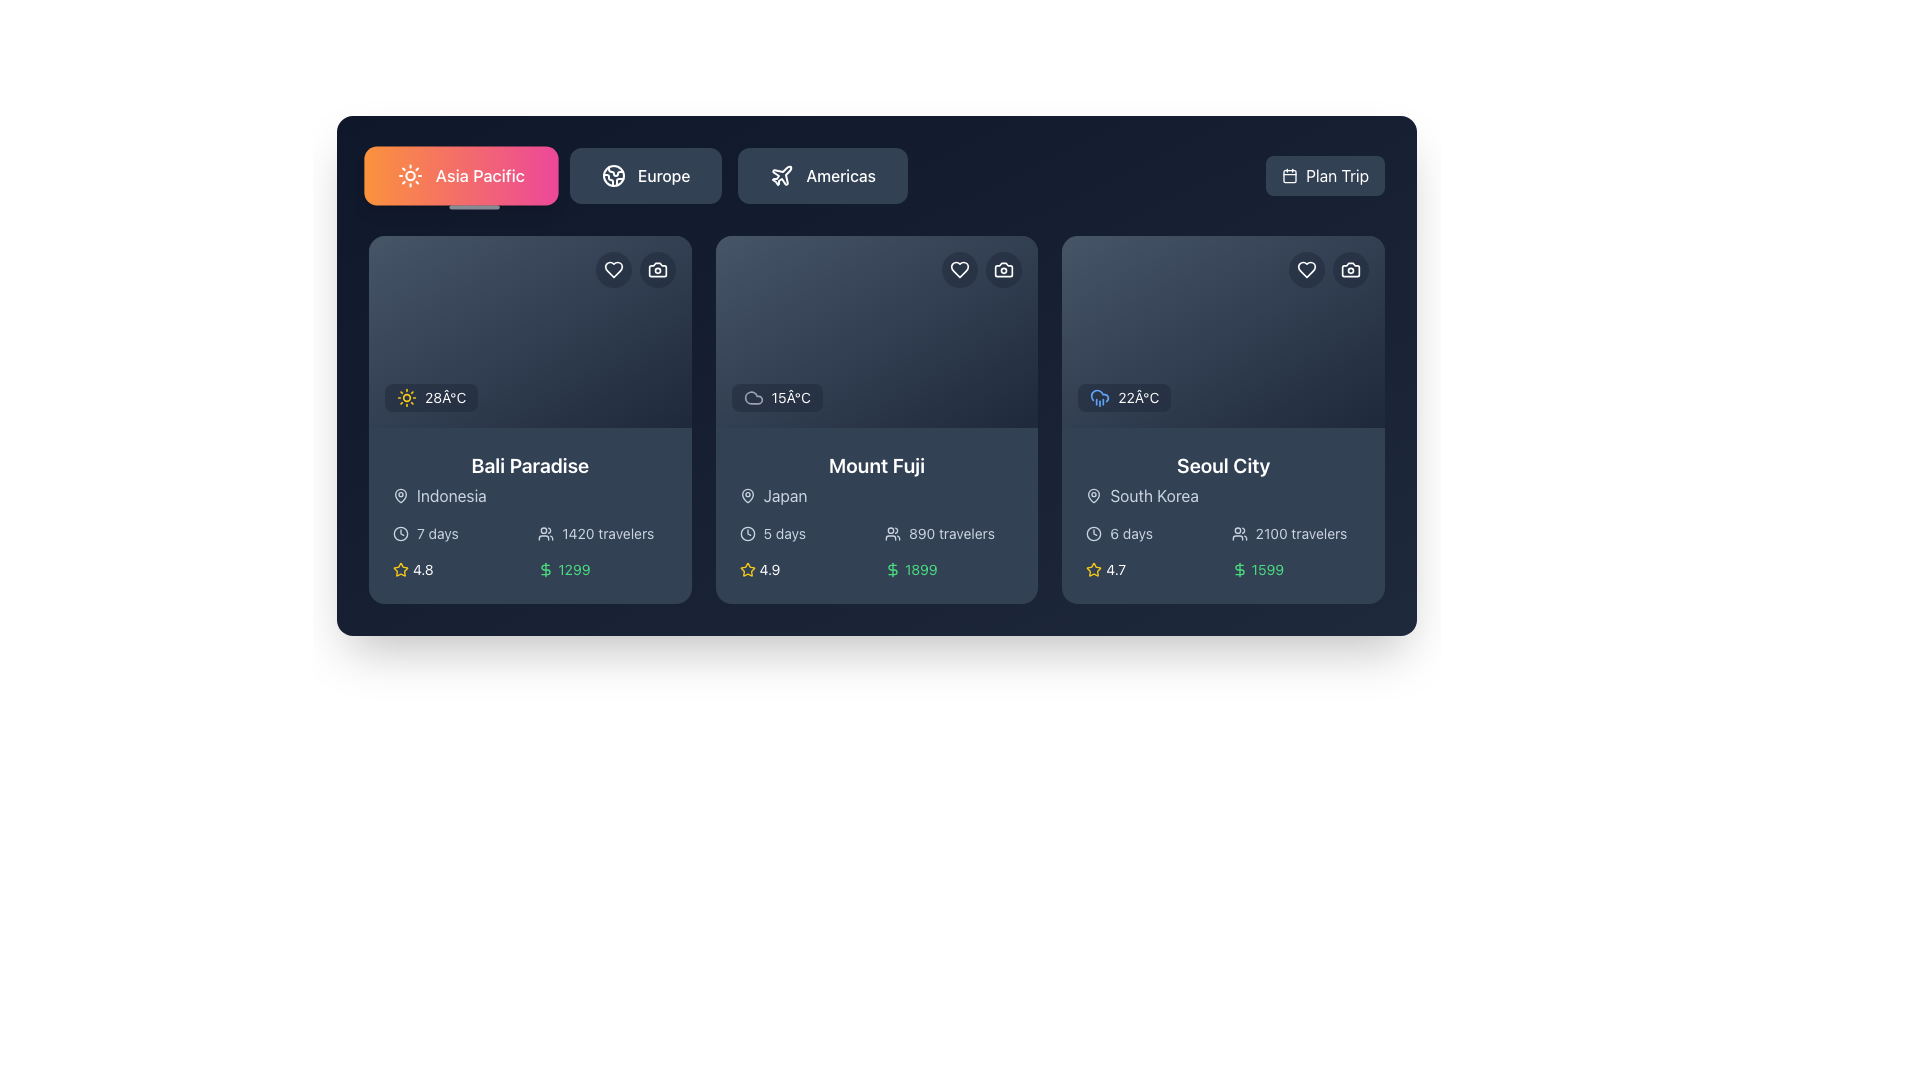 This screenshot has height=1080, width=1920. I want to click on the heart-shaped icon located at the top-right corner of the 'Mount Fuji' card to favorite the item, so click(960, 270).